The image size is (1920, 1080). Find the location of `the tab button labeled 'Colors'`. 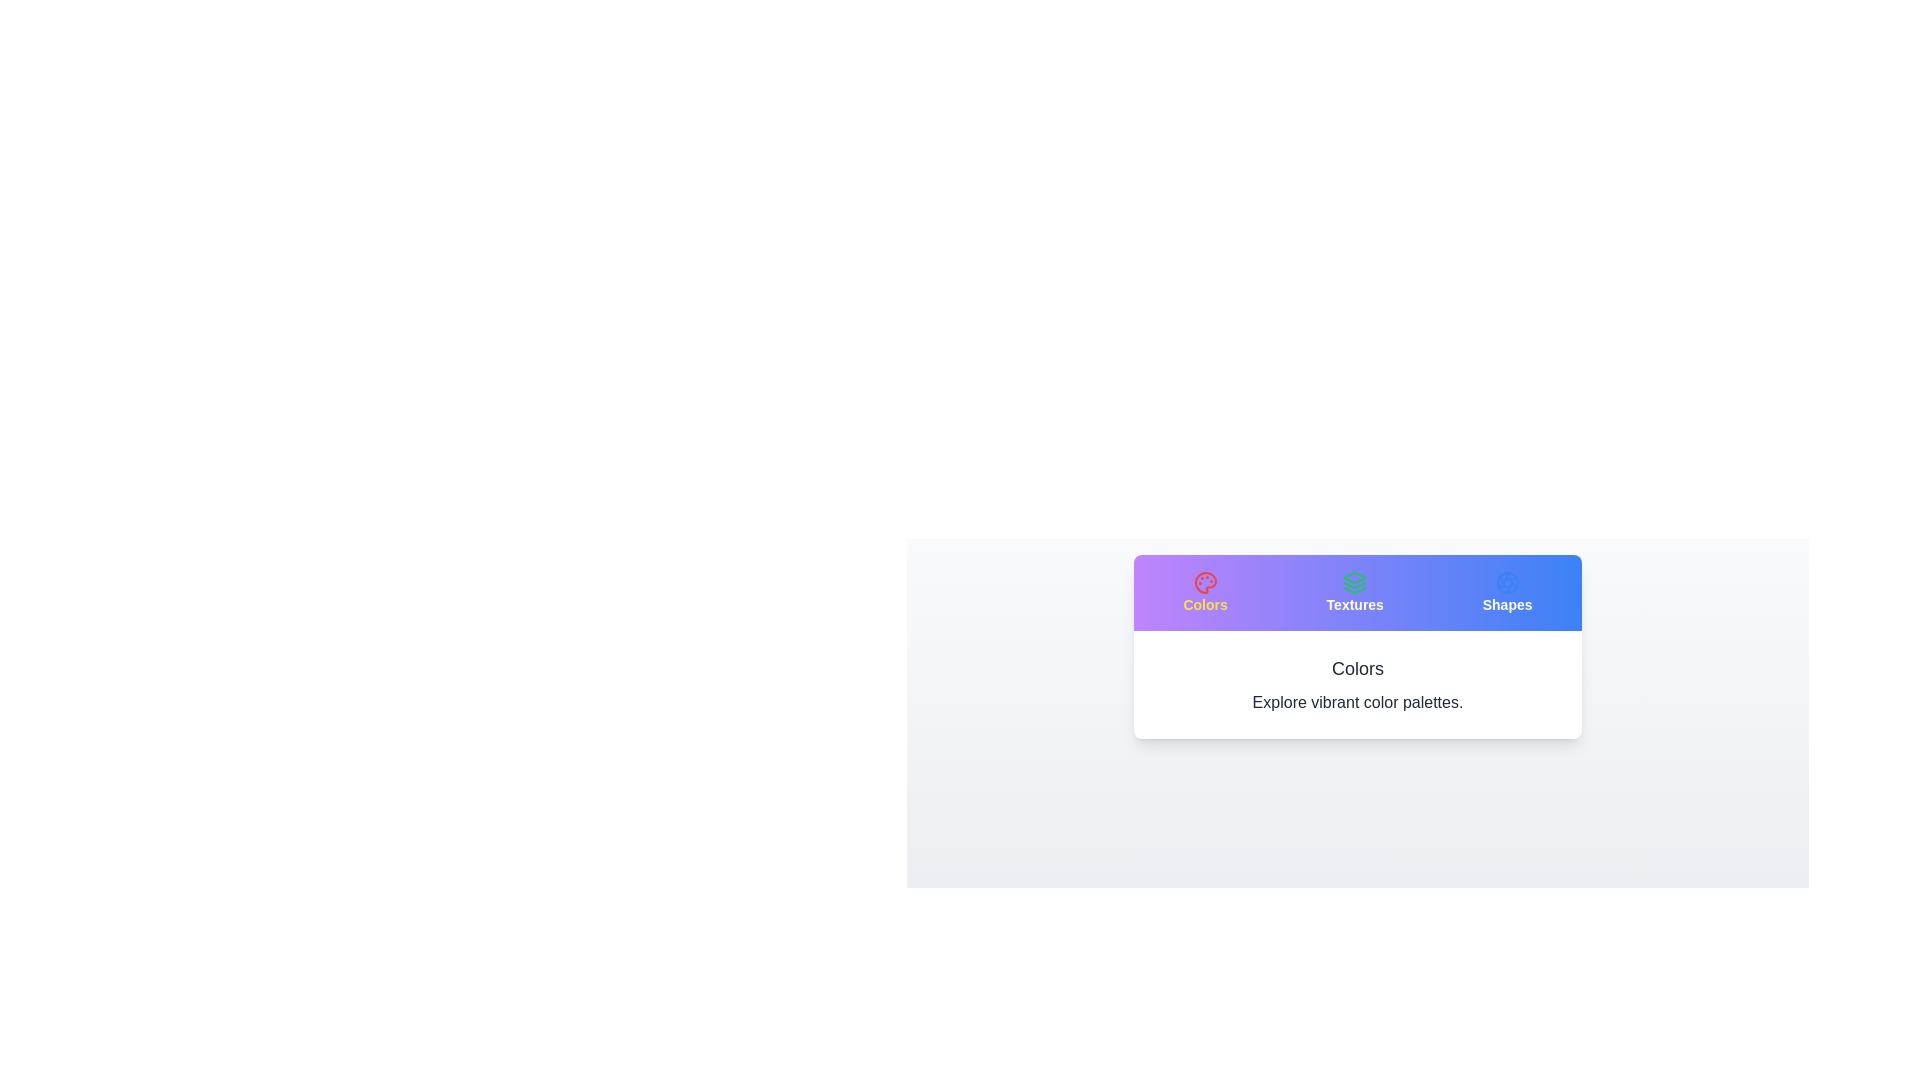

the tab button labeled 'Colors' is located at coordinates (1204, 592).